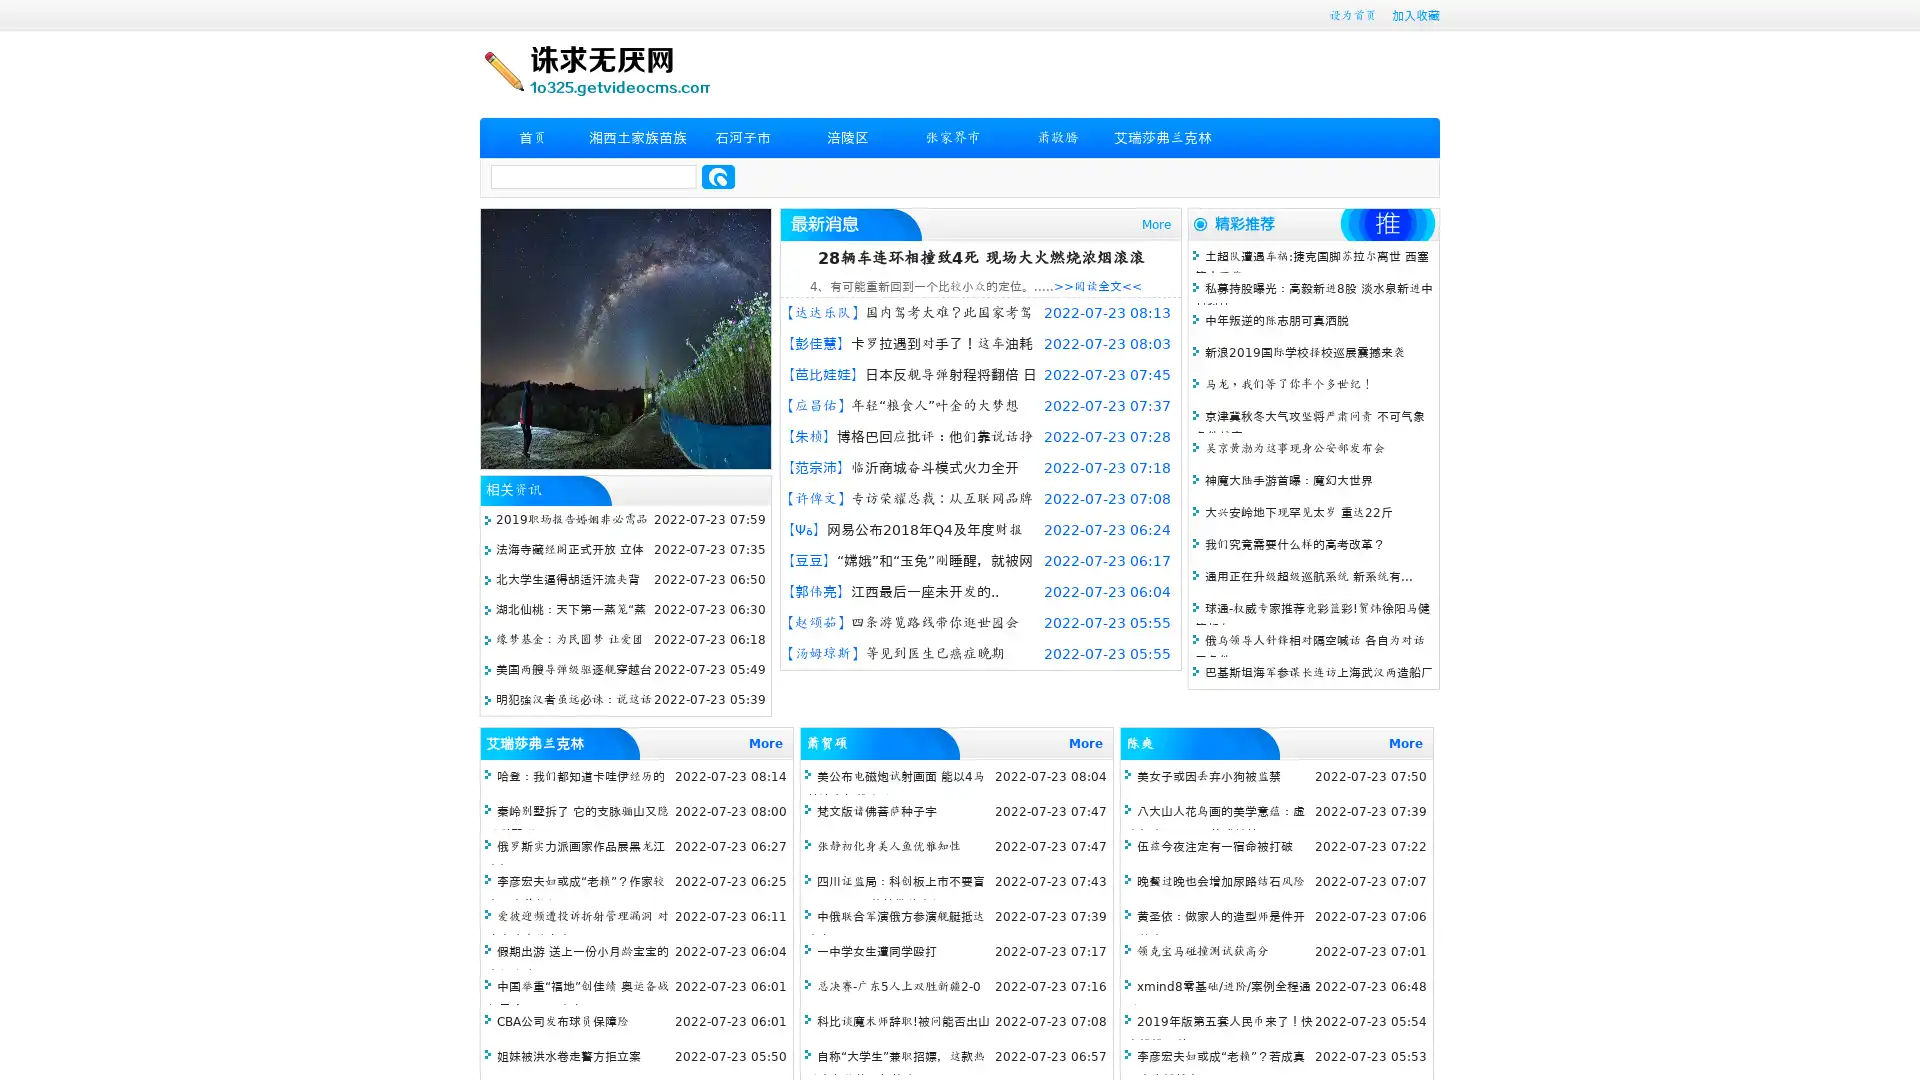  Describe the element at coordinates (718, 176) in the screenshot. I see `Search` at that location.